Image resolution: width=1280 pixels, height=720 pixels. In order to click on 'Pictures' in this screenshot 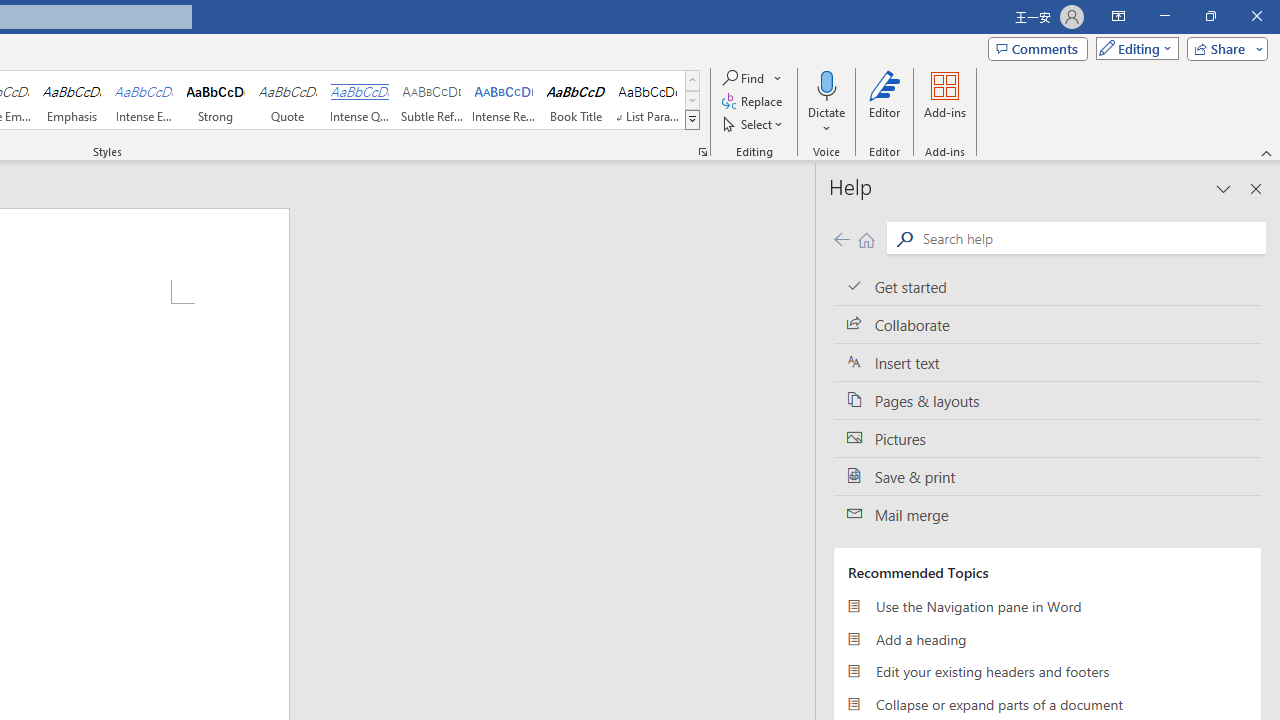, I will do `click(1046, 437)`.